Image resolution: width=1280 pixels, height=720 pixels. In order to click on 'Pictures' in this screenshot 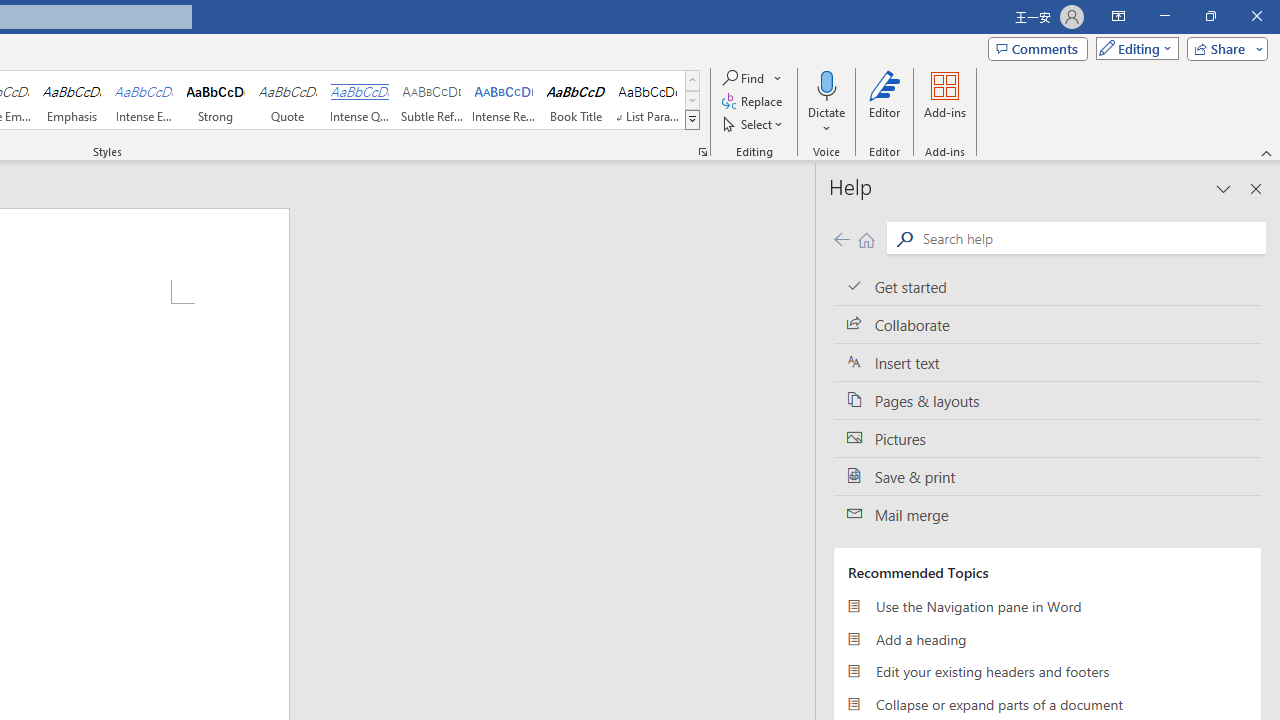, I will do `click(1046, 437)`.